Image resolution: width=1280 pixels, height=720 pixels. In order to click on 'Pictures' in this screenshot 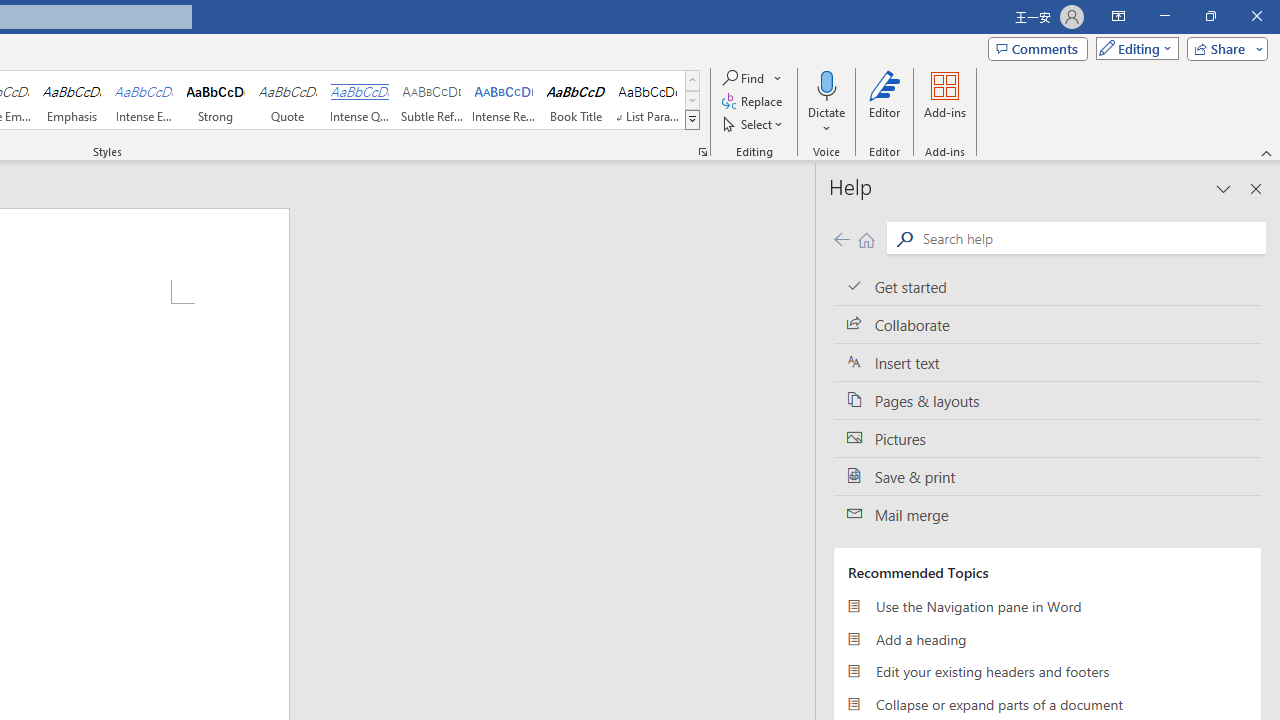, I will do `click(1046, 437)`.